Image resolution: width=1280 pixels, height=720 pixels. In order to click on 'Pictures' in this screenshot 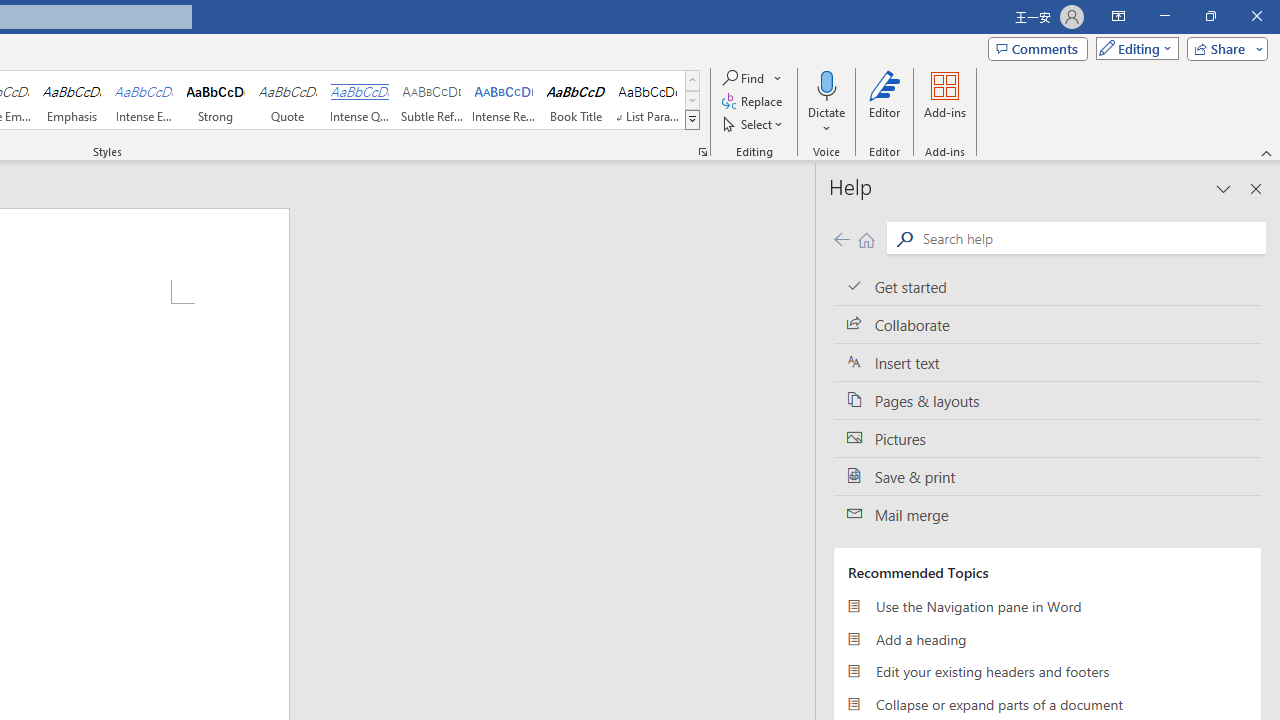, I will do `click(1046, 437)`.